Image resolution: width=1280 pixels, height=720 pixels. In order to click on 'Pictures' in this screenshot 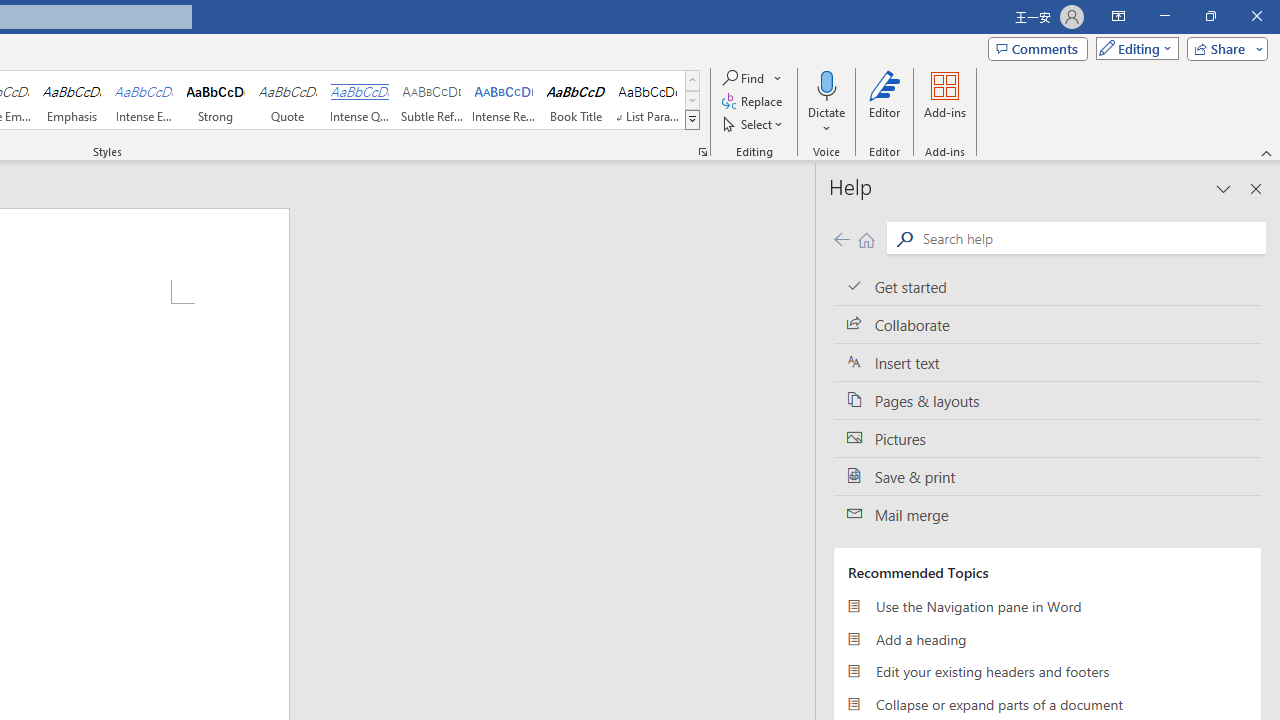, I will do `click(1046, 437)`.